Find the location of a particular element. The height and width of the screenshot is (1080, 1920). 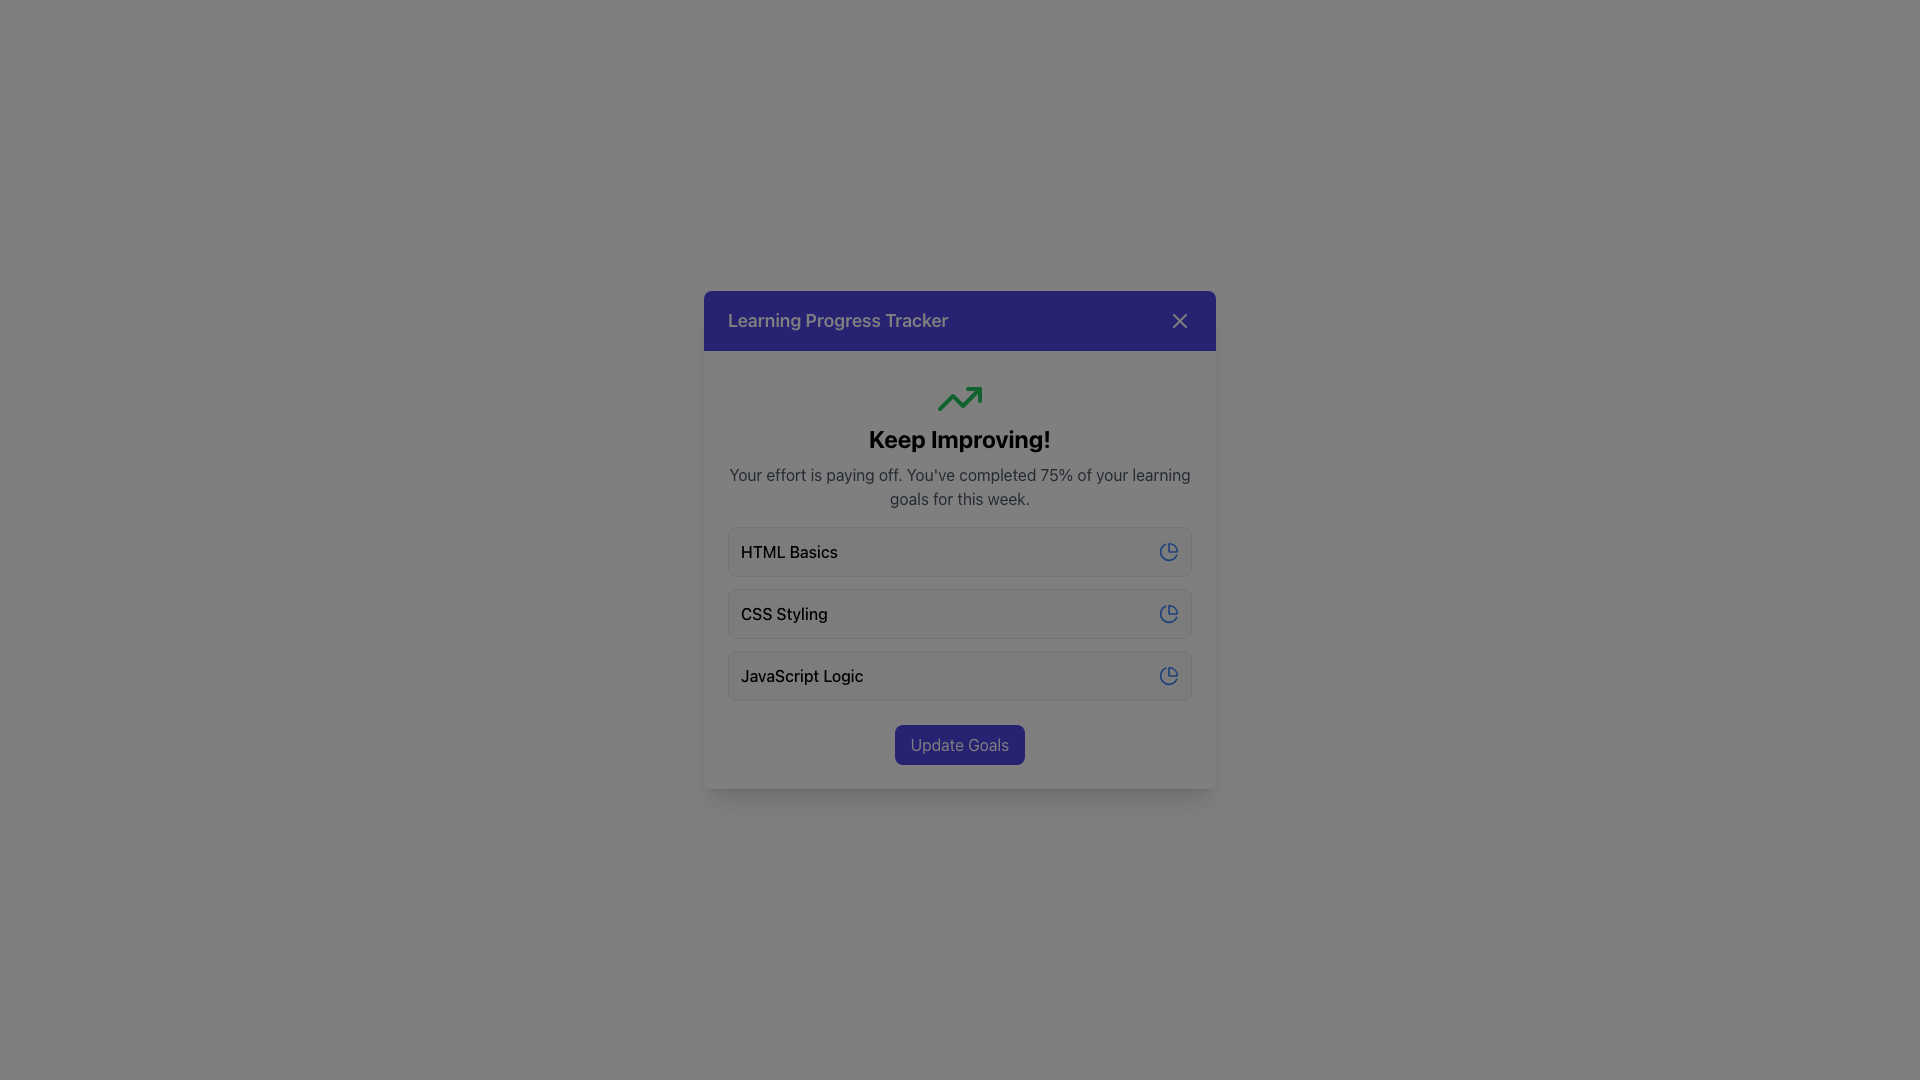

the close button located in the top-right corner of the header bar labeled 'Learning Progress Tracker' is located at coordinates (1180, 319).